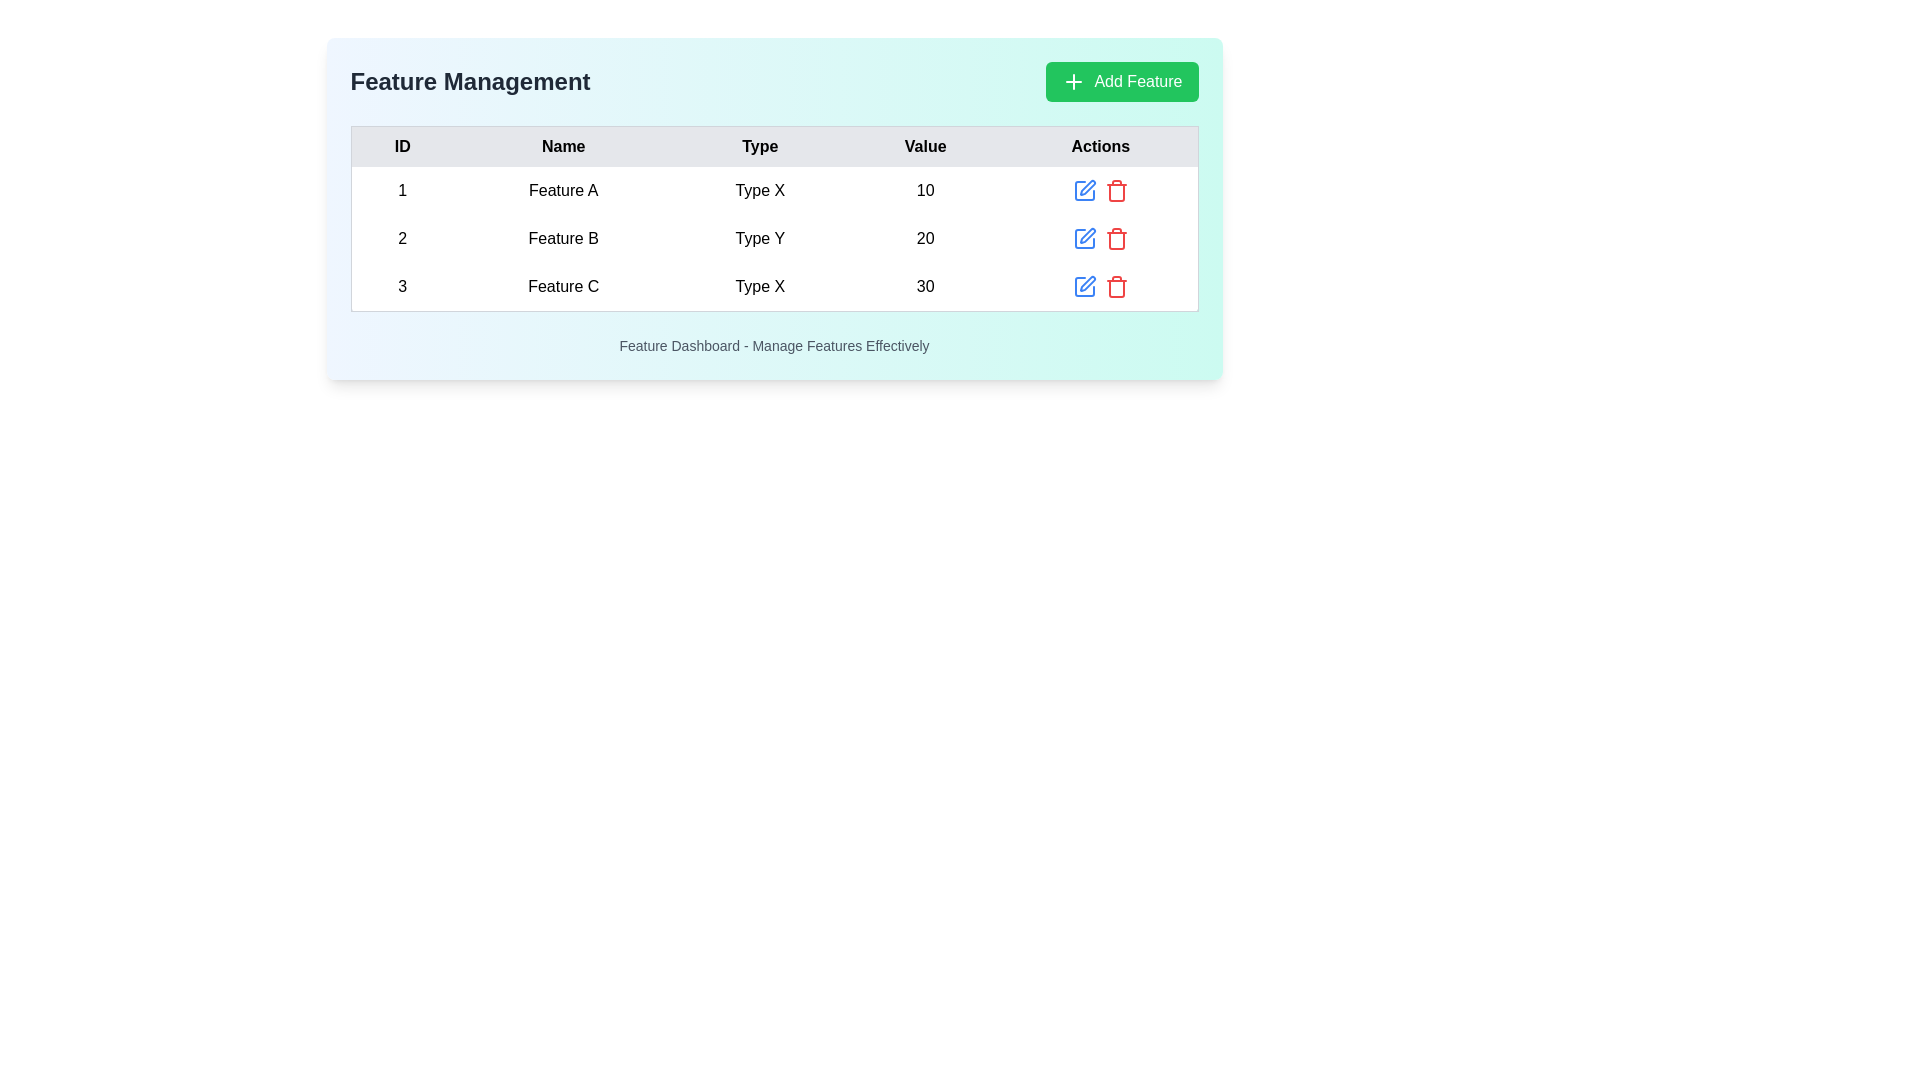 Image resolution: width=1920 pixels, height=1080 pixels. Describe the element at coordinates (924, 145) in the screenshot. I see `the static text label 'Value' which is part of the header row in the table, located near the center-right portion of the table, displayed in bold black text against a light gray background` at that location.